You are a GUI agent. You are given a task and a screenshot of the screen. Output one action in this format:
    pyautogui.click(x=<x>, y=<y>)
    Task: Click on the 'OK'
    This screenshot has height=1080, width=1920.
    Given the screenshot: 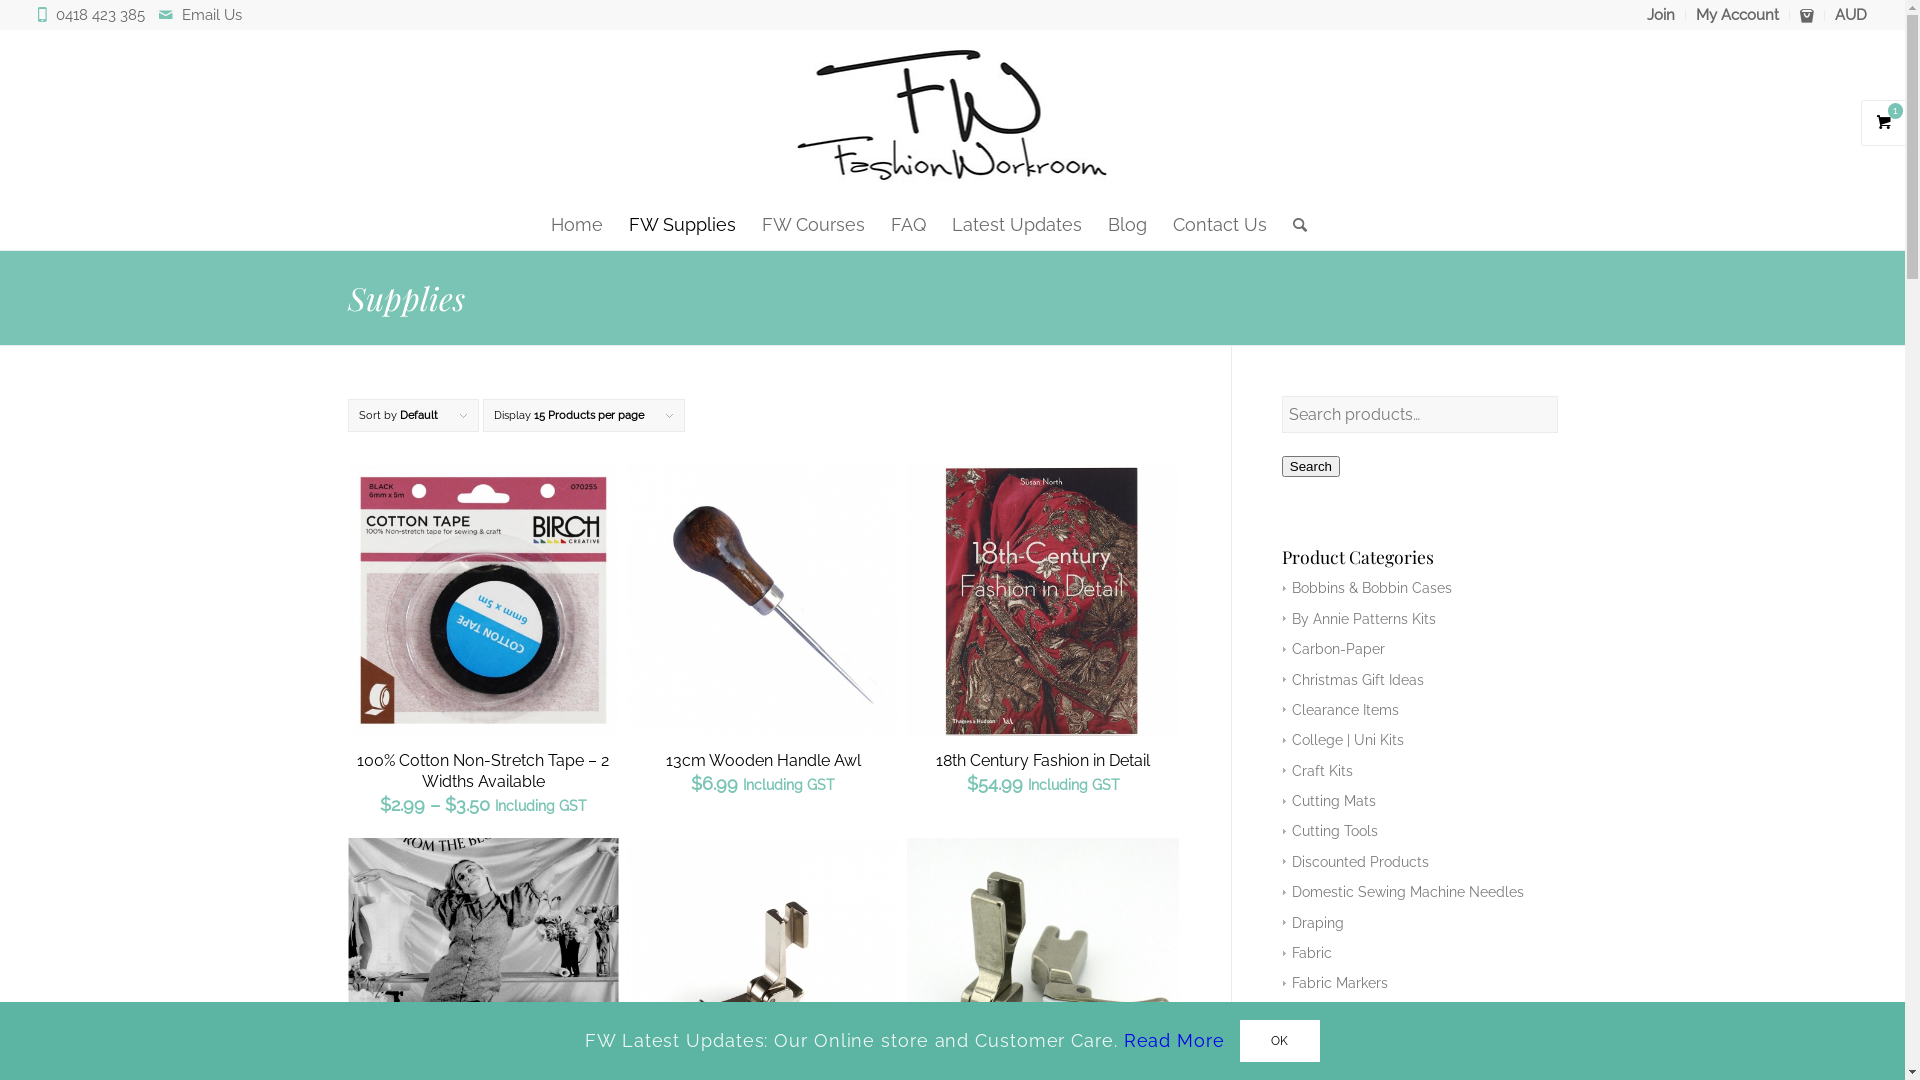 What is the action you would take?
    pyautogui.click(x=1238, y=1040)
    